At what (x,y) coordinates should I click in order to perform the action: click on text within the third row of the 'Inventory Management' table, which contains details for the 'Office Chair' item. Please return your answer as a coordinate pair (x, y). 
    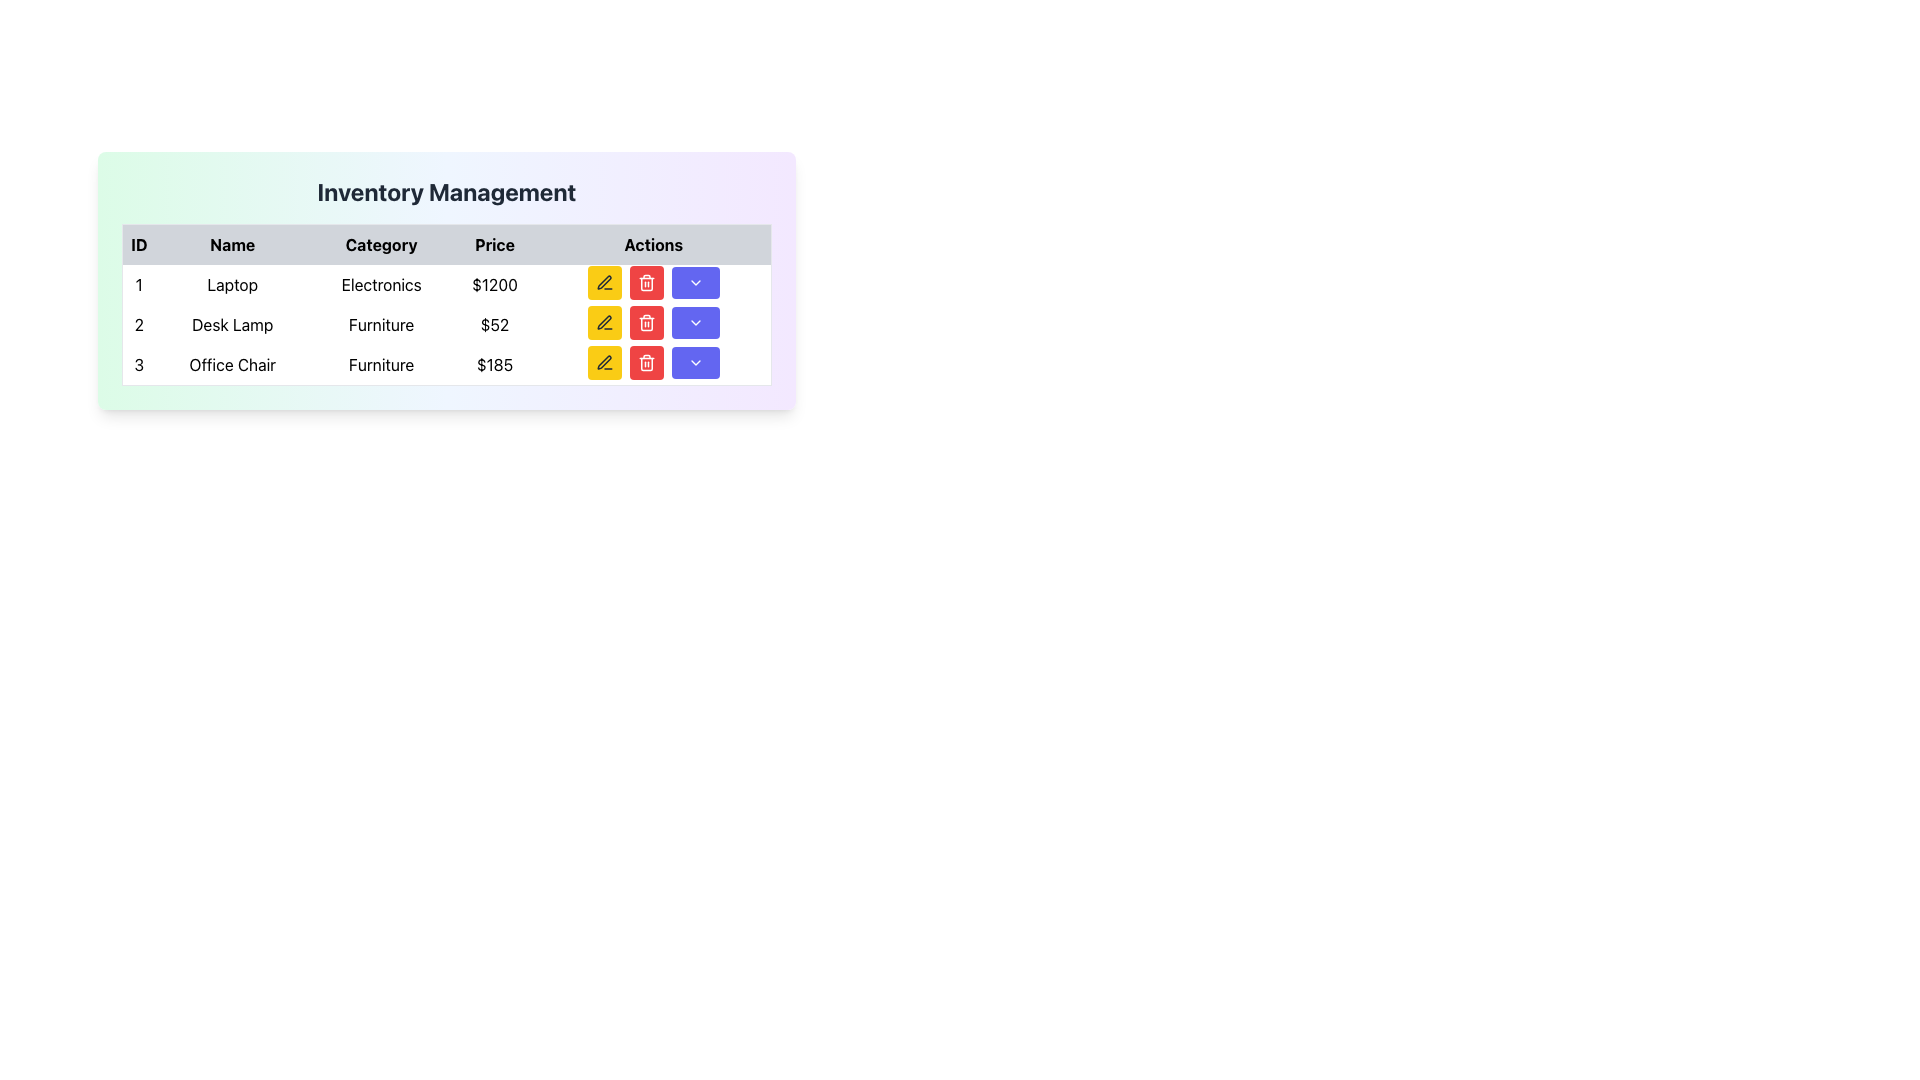
    Looking at the image, I should click on (445, 365).